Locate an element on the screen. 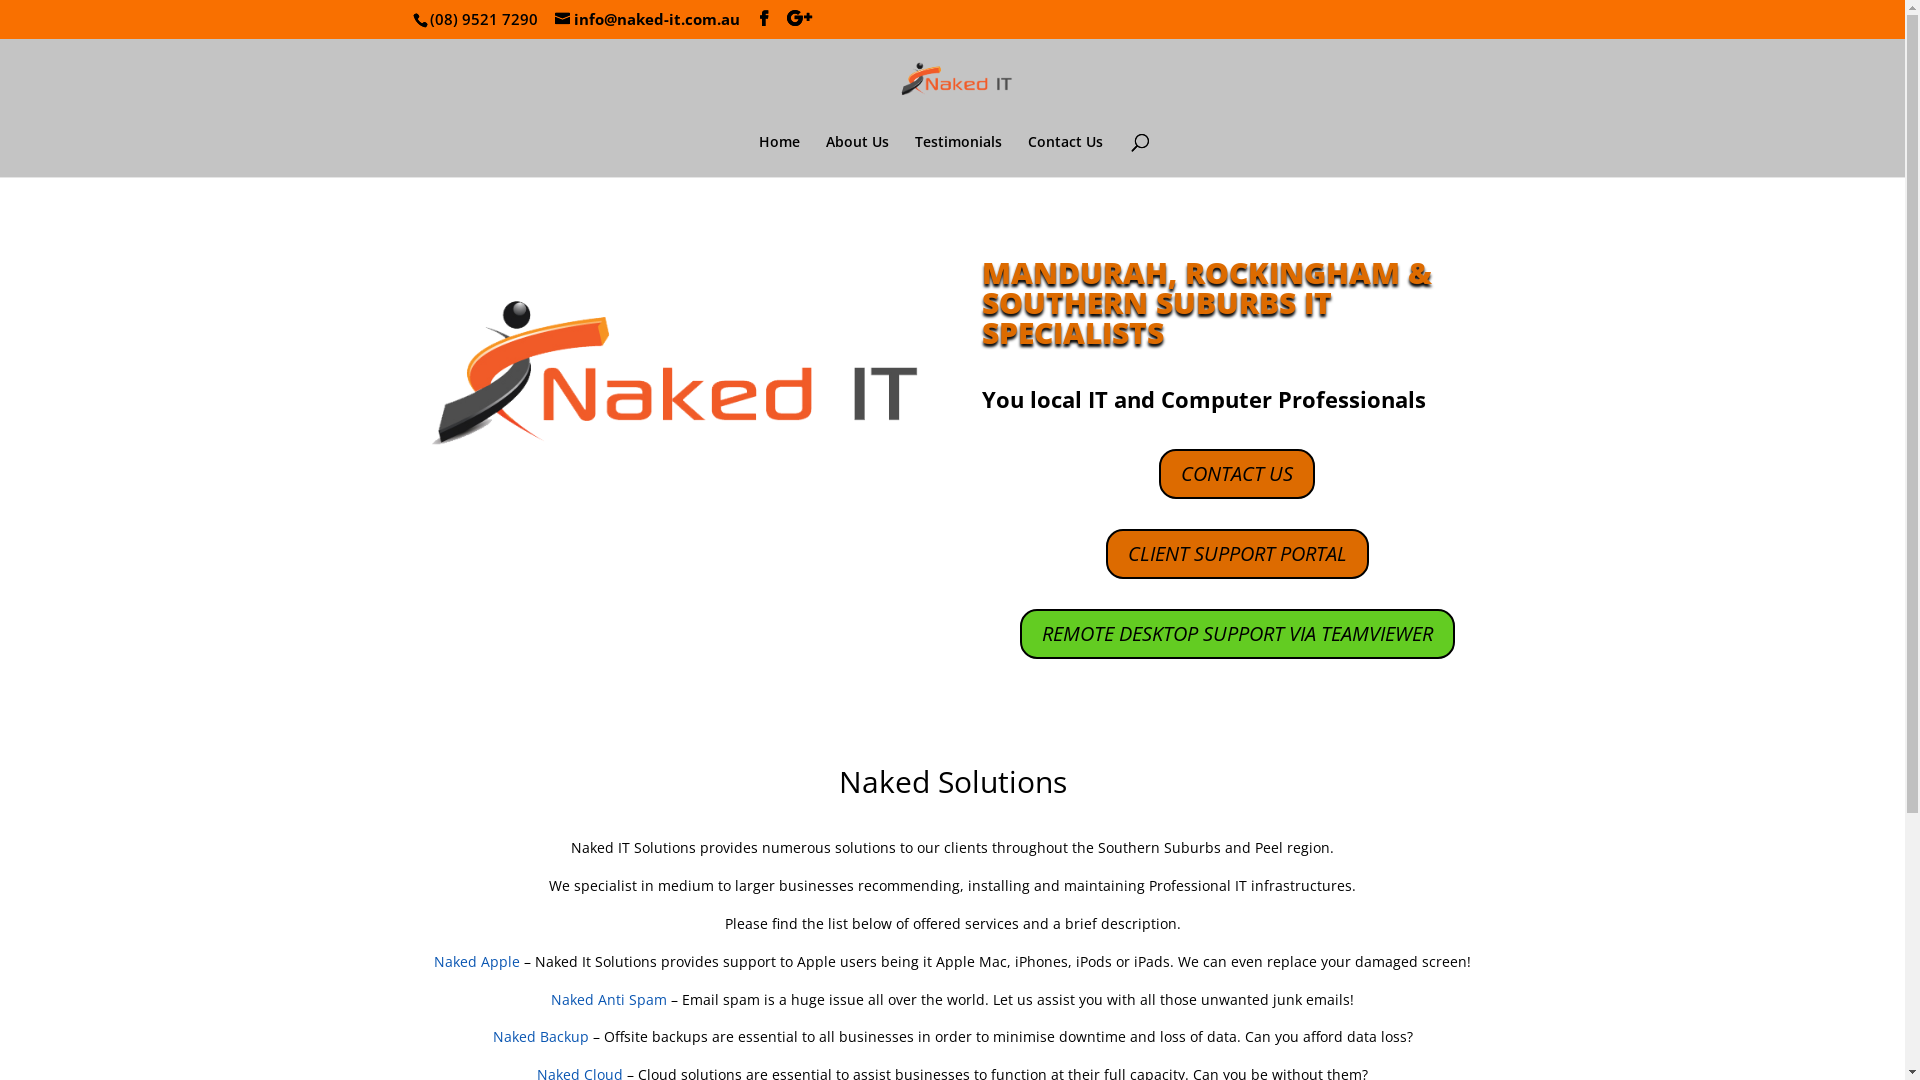 This screenshot has height=1080, width=1920. 'Naked Anti Spam' is located at coordinates (608, 999).